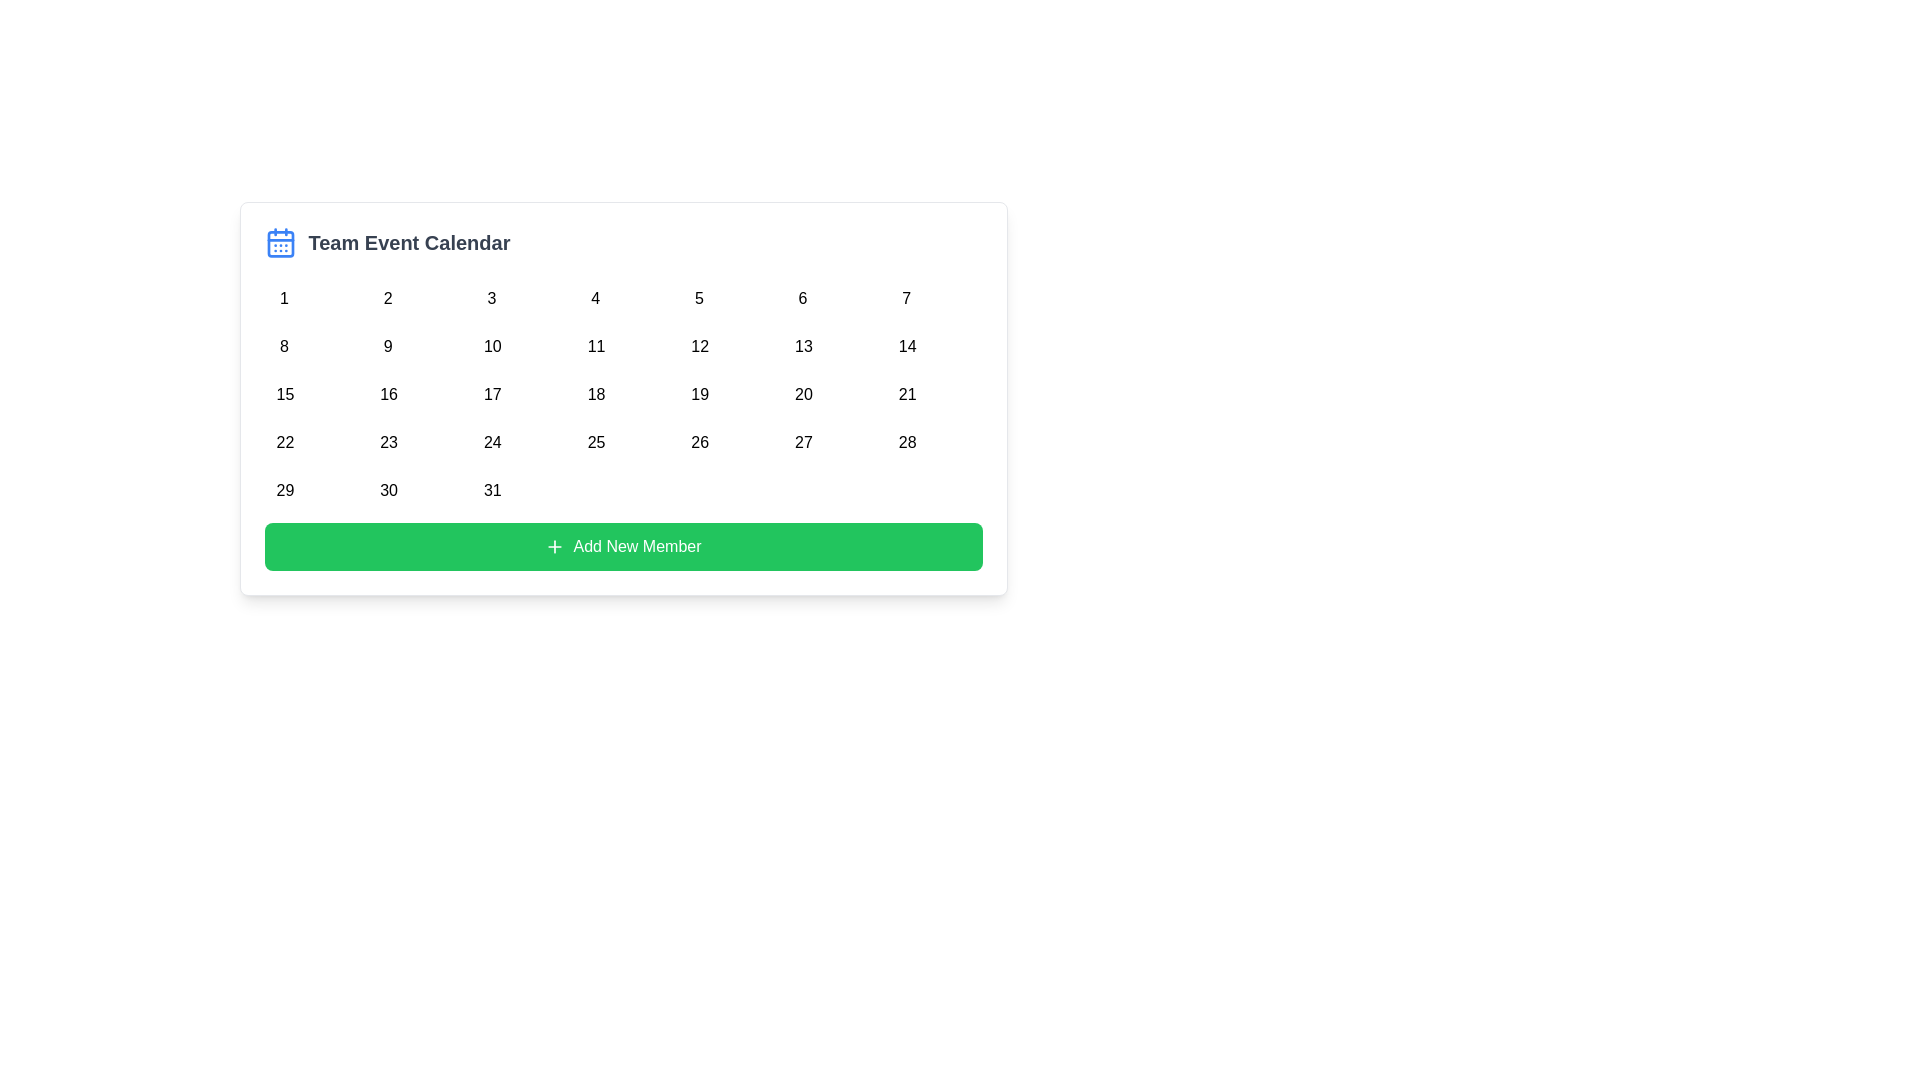 This screenshot has width=1920, height=1080. Describe the element at coordinates (388, 294) in the screenshot. I see `the Interactive Grid Cell representing the date '2' in the calendar grid` at that location.